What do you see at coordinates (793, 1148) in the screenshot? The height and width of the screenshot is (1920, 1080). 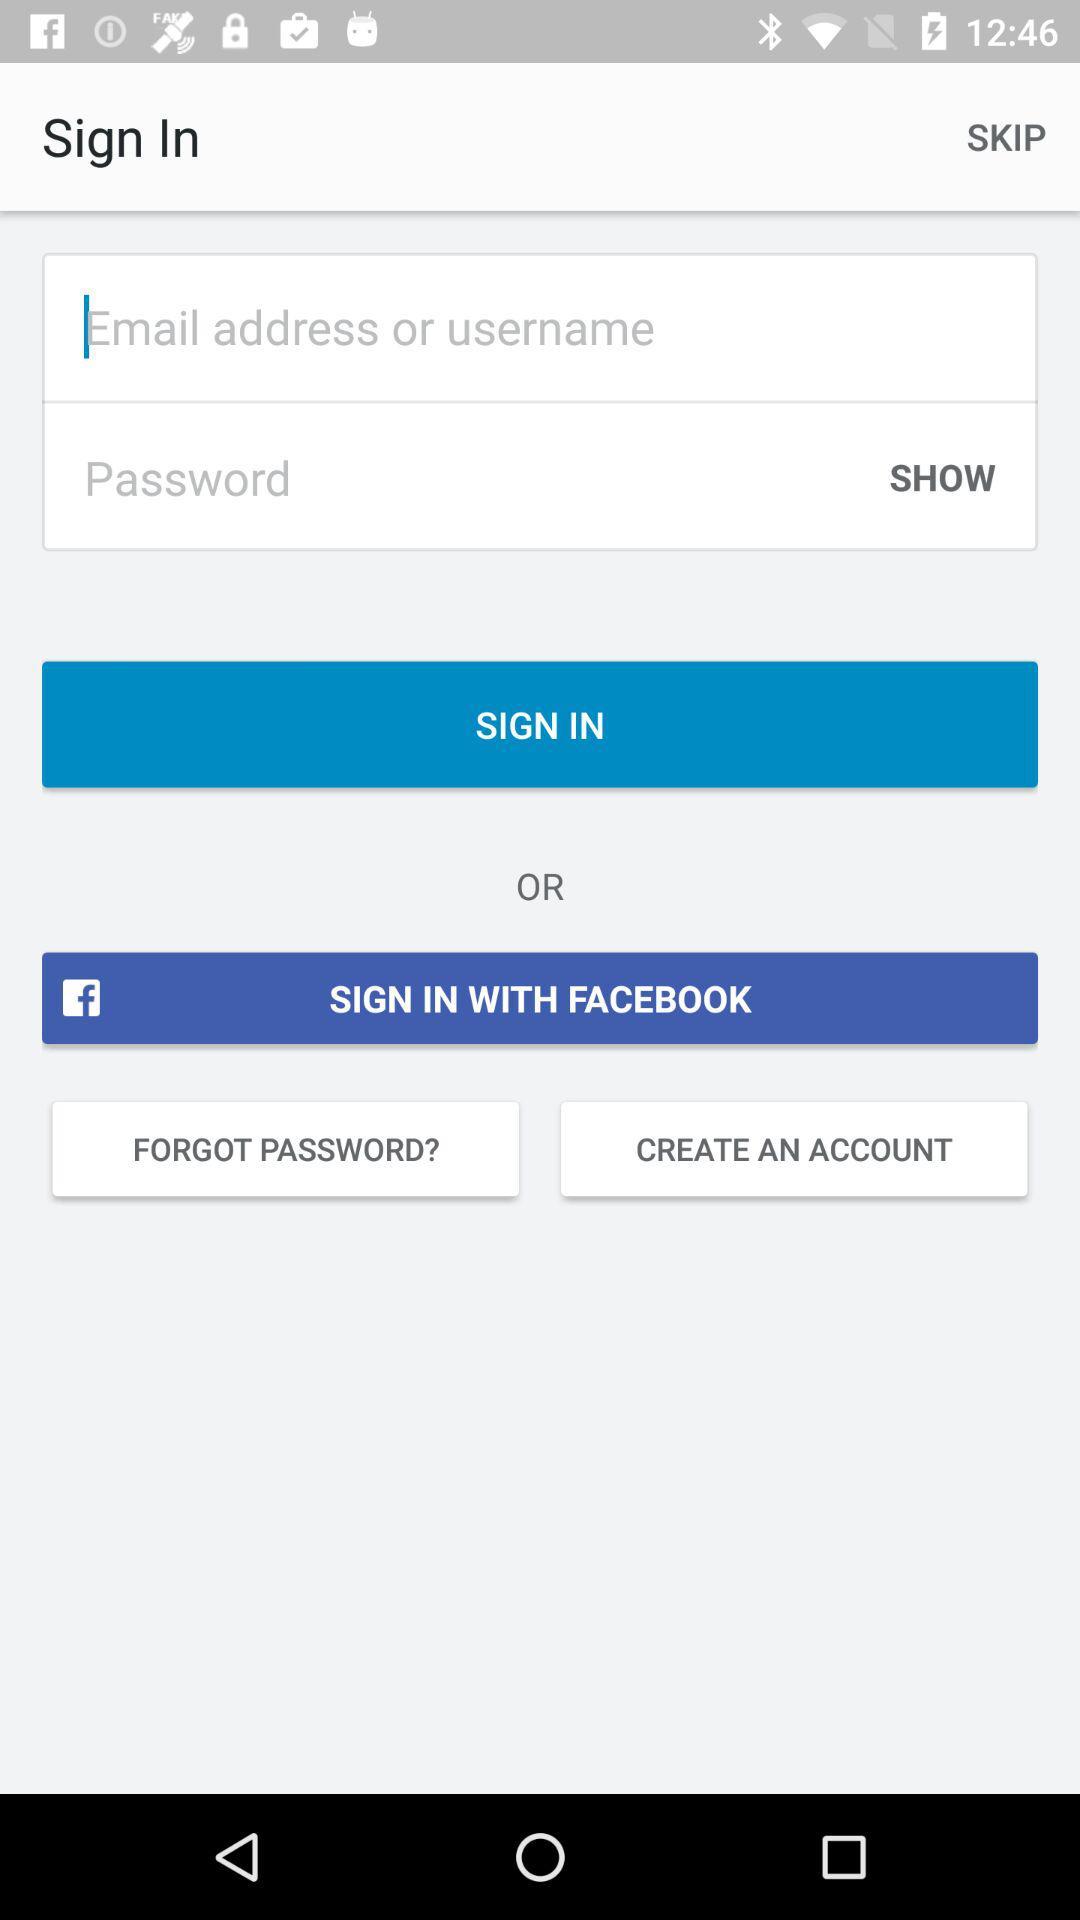 I see `item next to forgot password? item` at bounding box center [793, 1148].